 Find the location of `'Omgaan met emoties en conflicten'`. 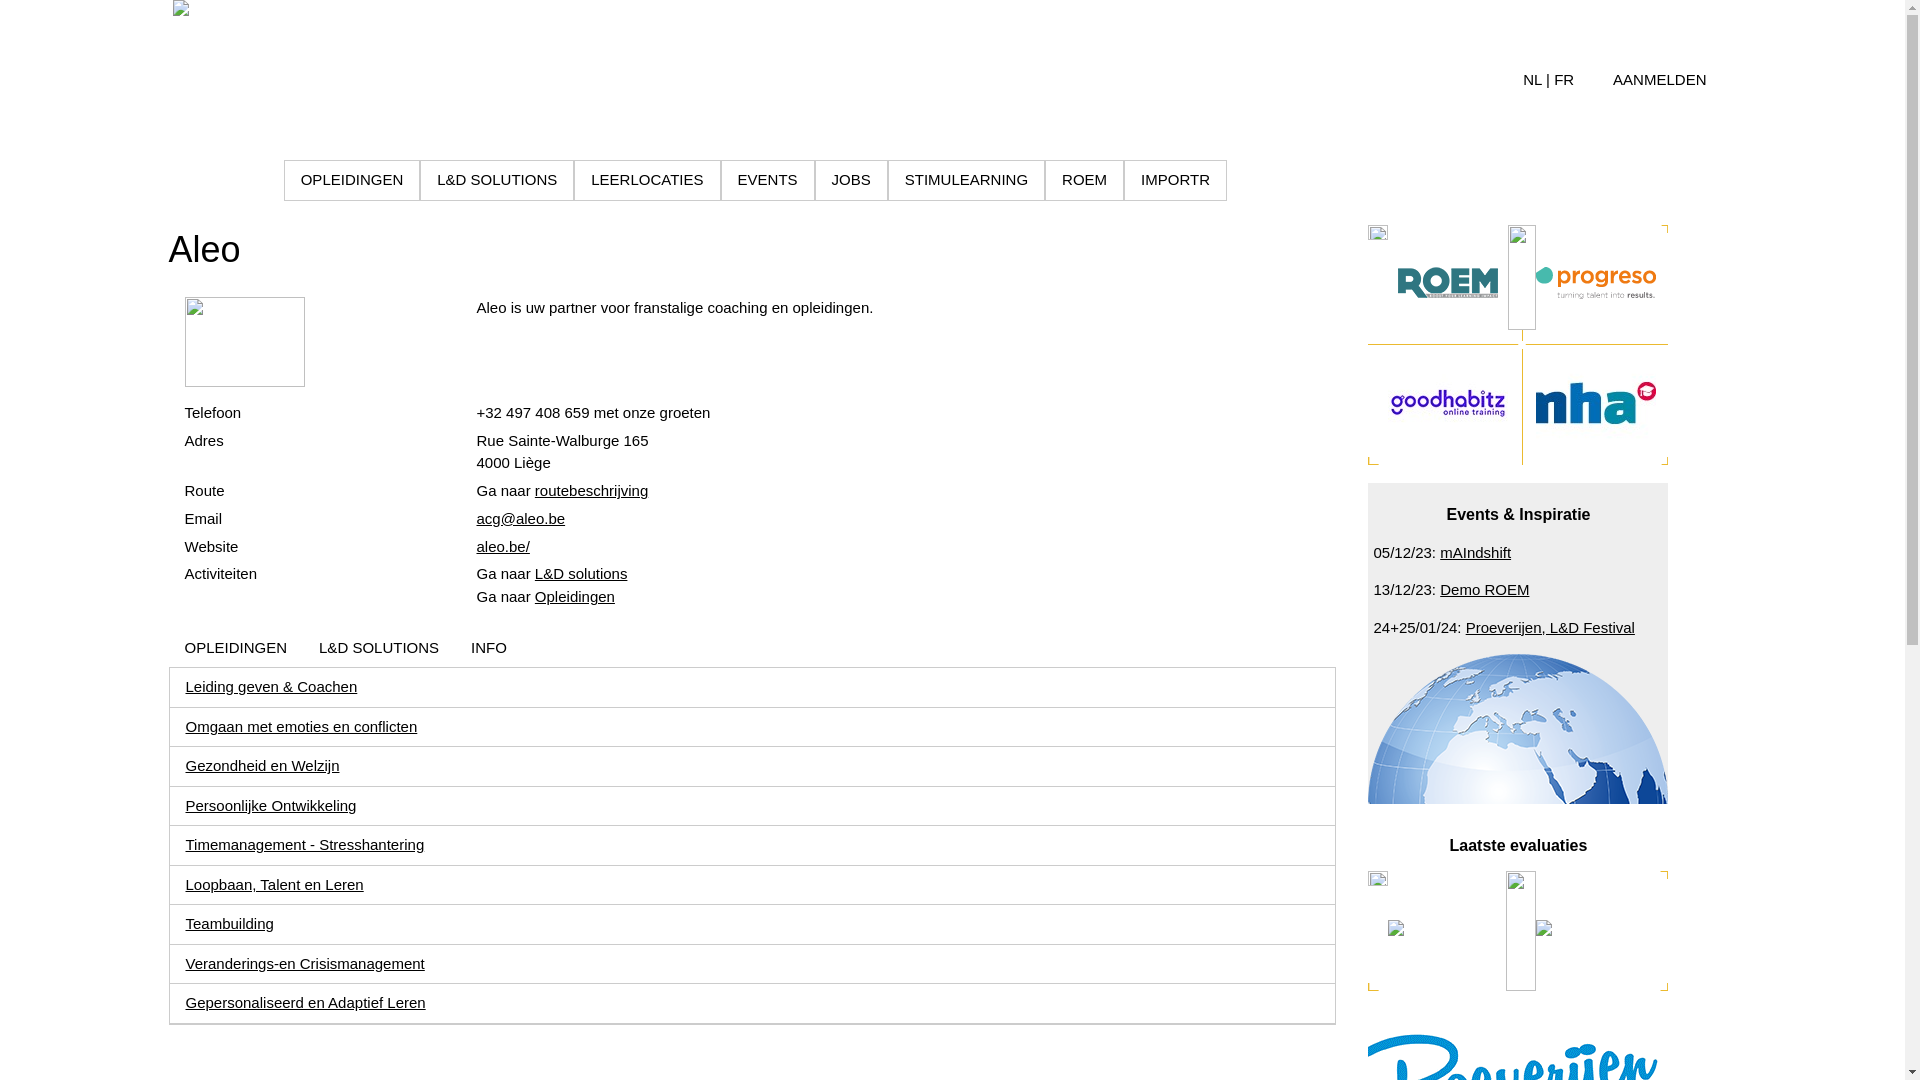

'Omgaan met emoties en conflicten' is located at coordinates (301, 726).